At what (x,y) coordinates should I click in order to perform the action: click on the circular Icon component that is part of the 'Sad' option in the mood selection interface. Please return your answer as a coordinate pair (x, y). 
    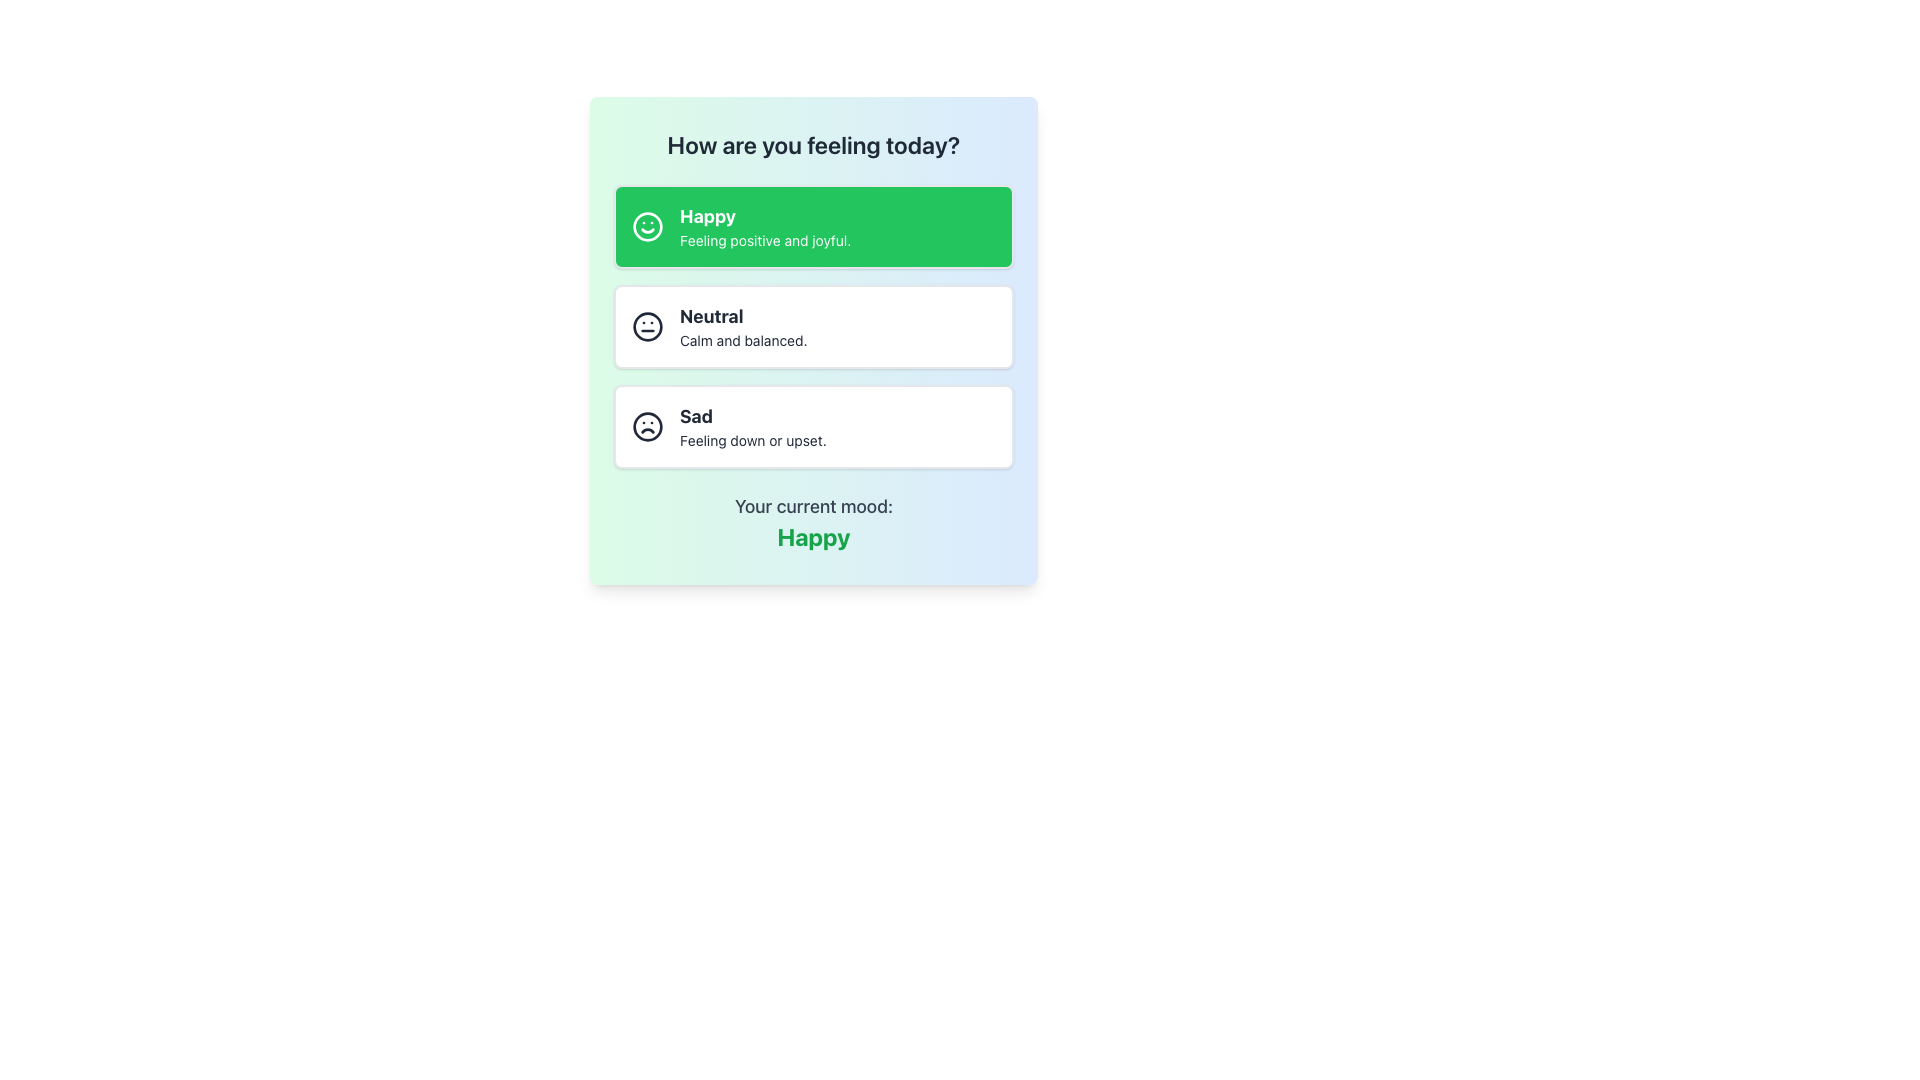
    Looking at the image, I should click on (648, 426).